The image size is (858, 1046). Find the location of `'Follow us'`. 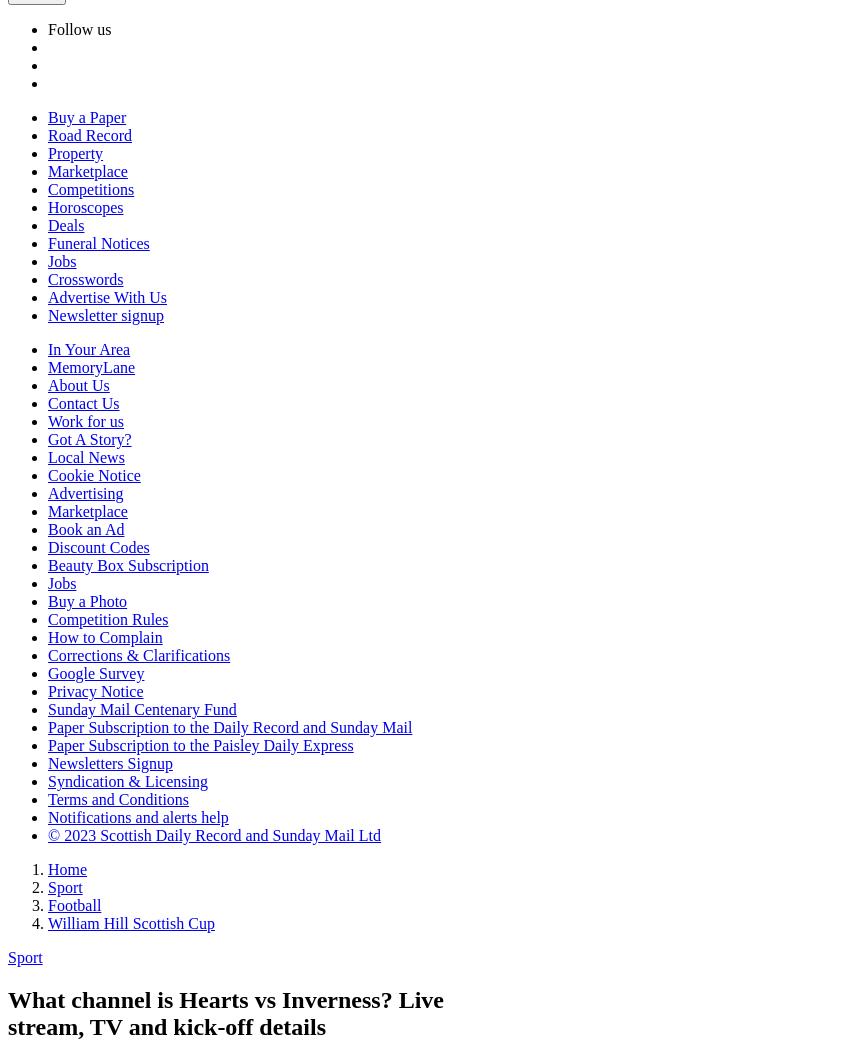

'Follow us' is located at coordinates (78, 28).